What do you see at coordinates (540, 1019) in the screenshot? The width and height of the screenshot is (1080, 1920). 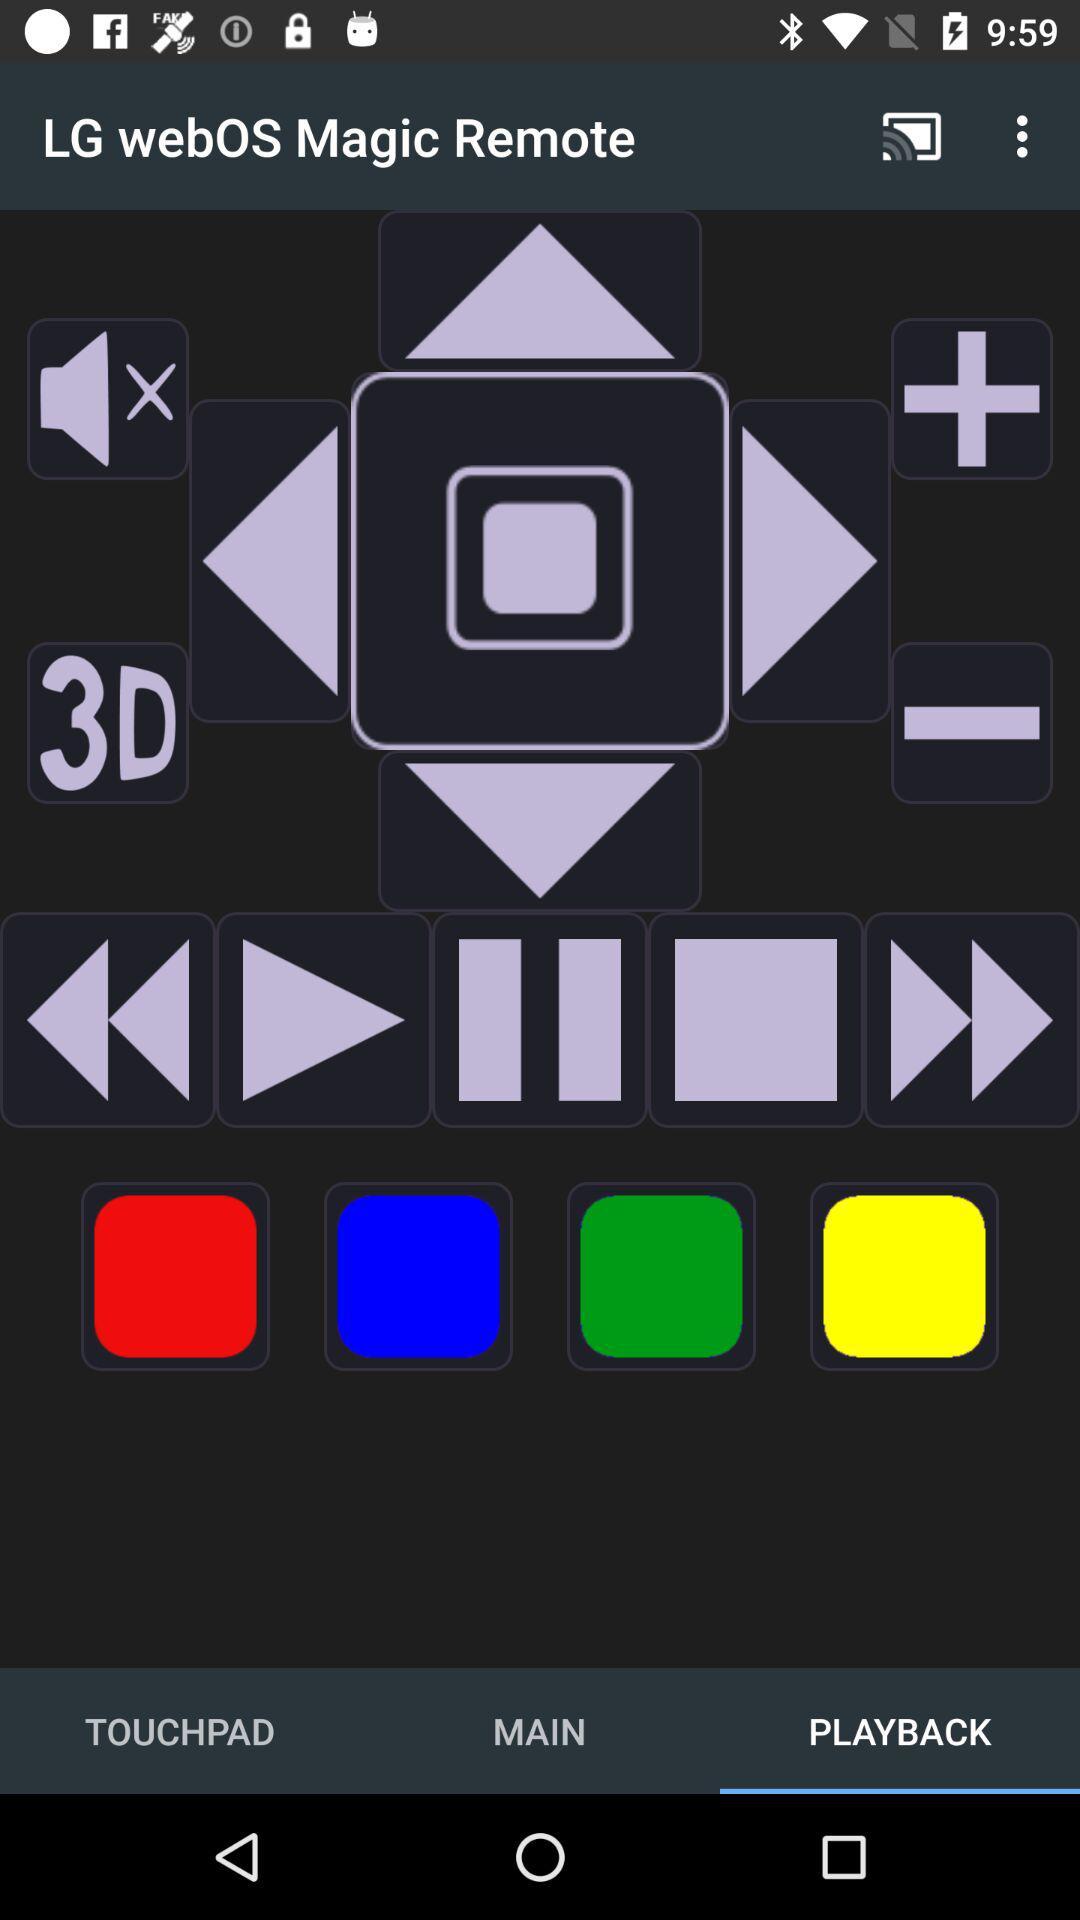 I see `pause option` at bounding box center [540, 1019].